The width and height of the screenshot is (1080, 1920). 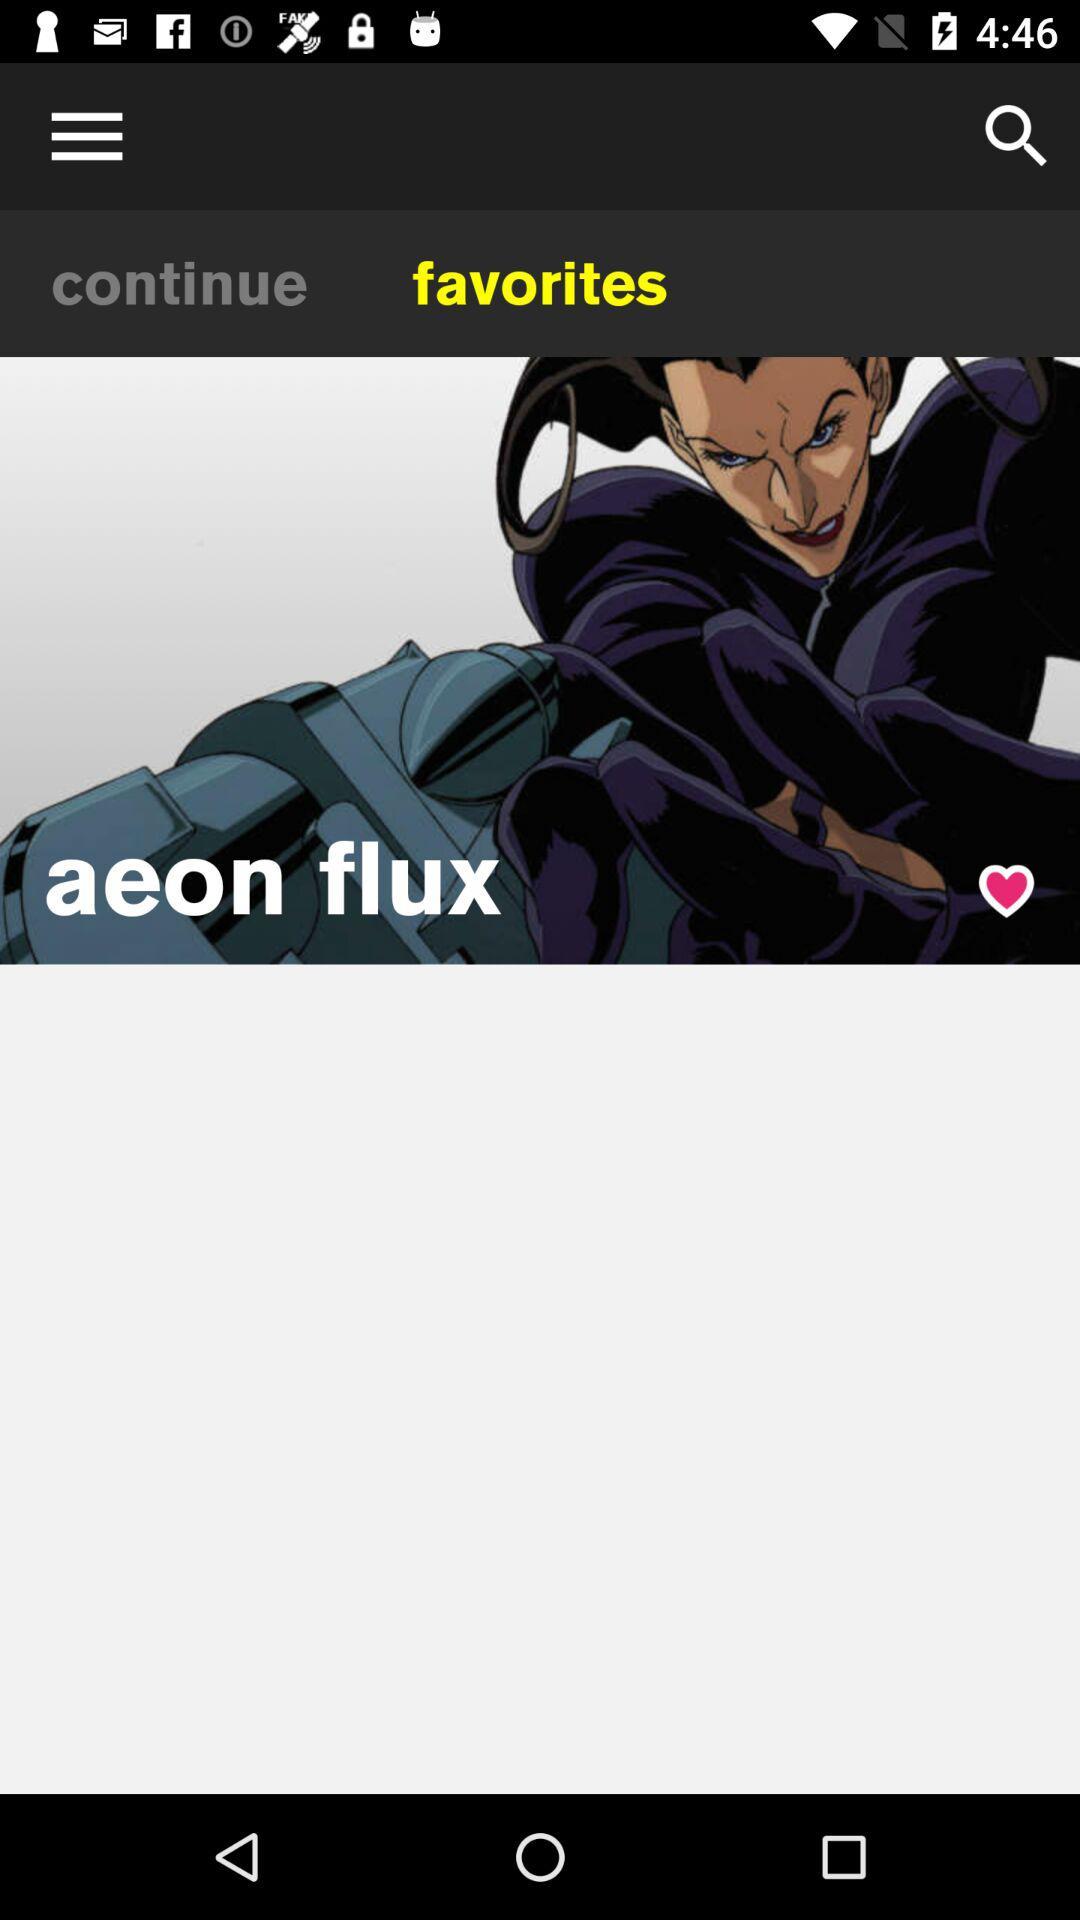 I want to click on menu icone, so click(x=79, y=135).